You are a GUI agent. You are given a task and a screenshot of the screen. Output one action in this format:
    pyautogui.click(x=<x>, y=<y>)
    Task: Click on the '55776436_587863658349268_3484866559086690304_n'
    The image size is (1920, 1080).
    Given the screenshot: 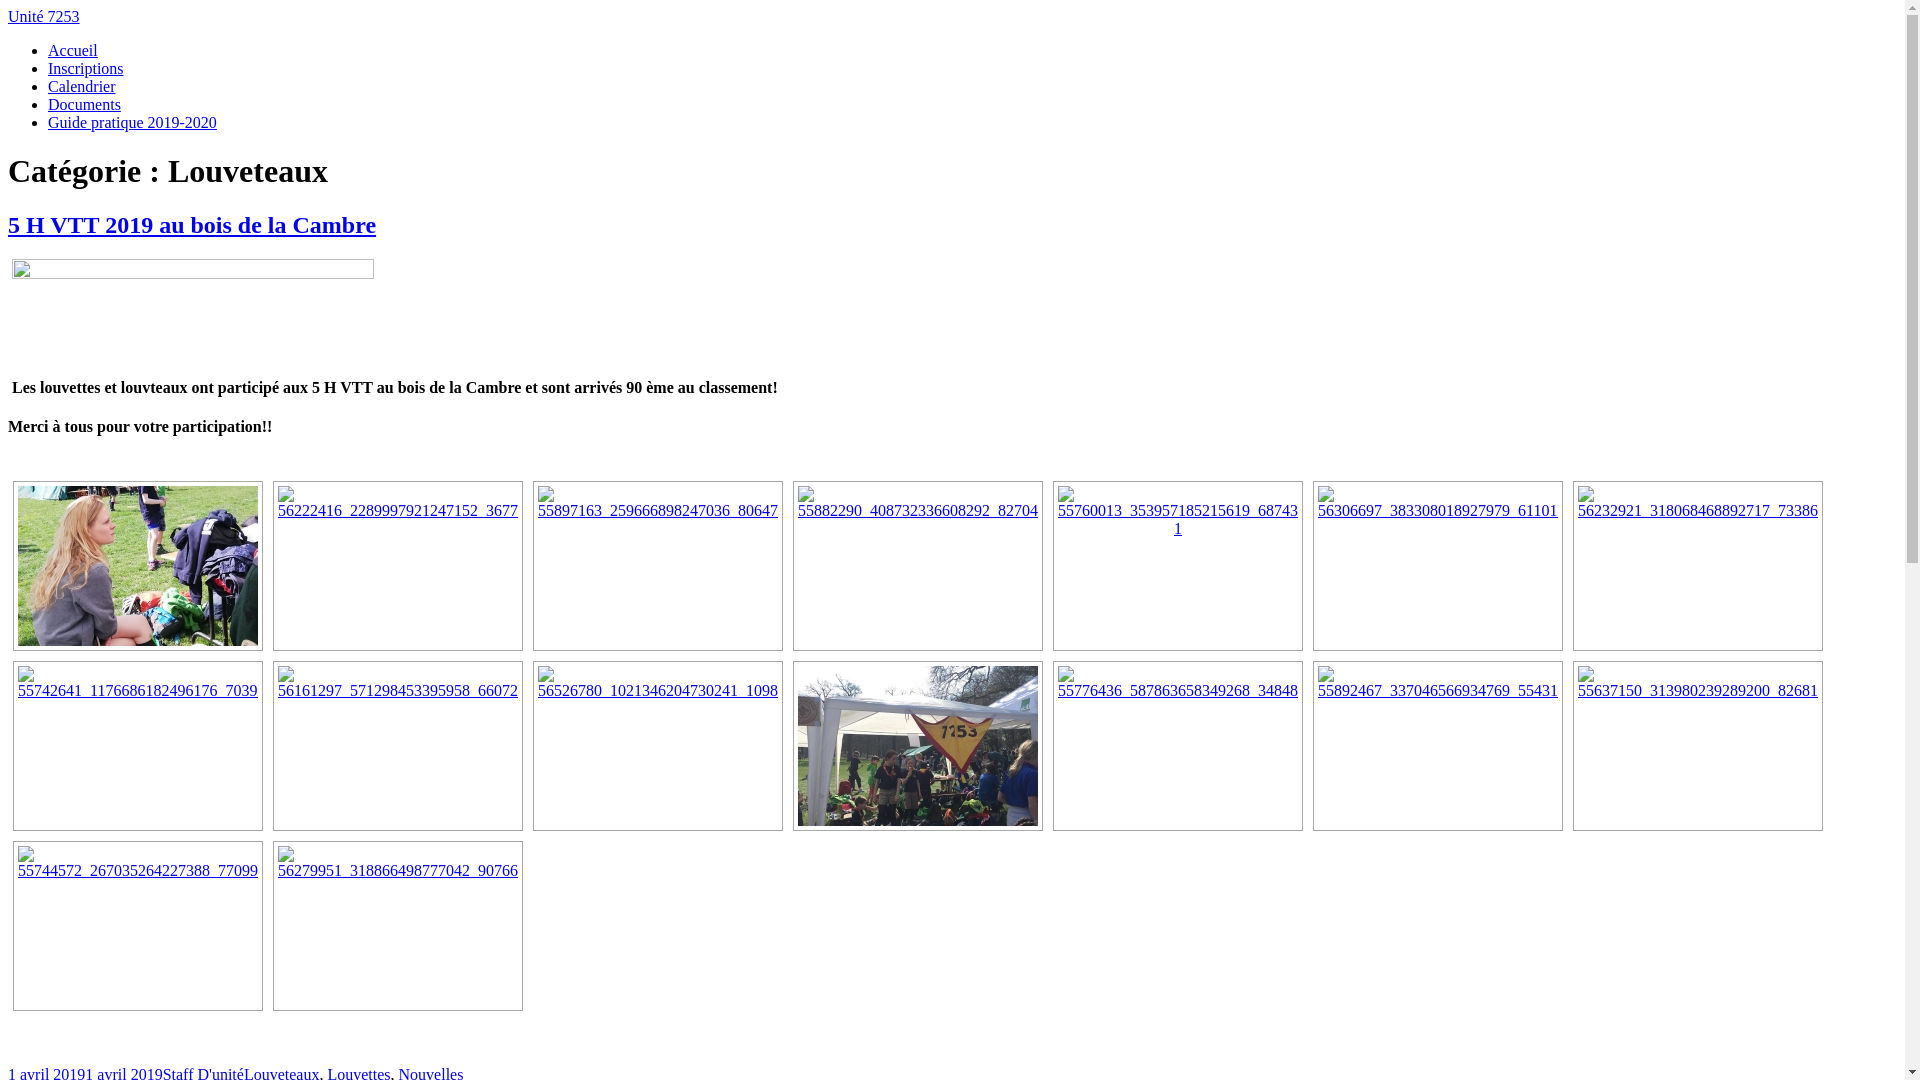 What is the action you would take?
    pyautogui.click(x=1177, y=745)
    